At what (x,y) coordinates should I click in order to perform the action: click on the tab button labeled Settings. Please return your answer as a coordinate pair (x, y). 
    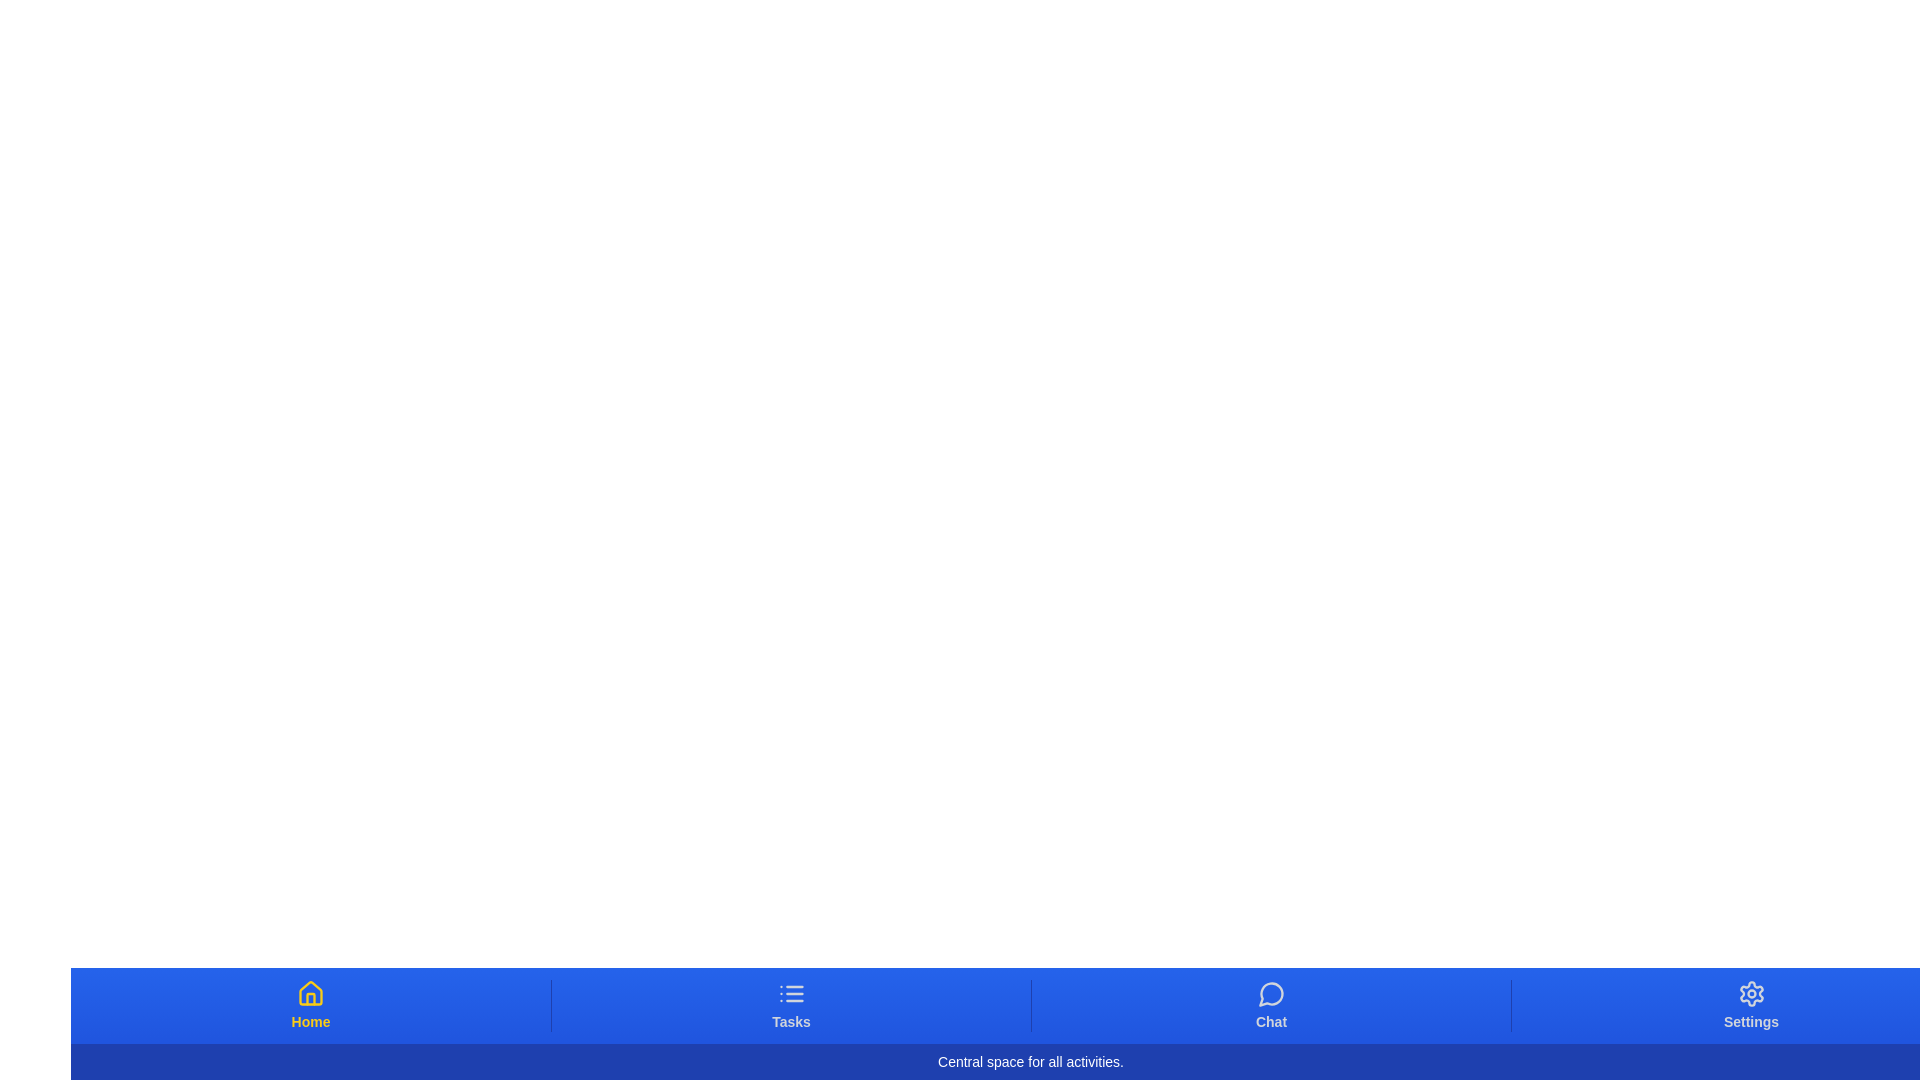
    Looking at the image, I should click on (1750, 1006).